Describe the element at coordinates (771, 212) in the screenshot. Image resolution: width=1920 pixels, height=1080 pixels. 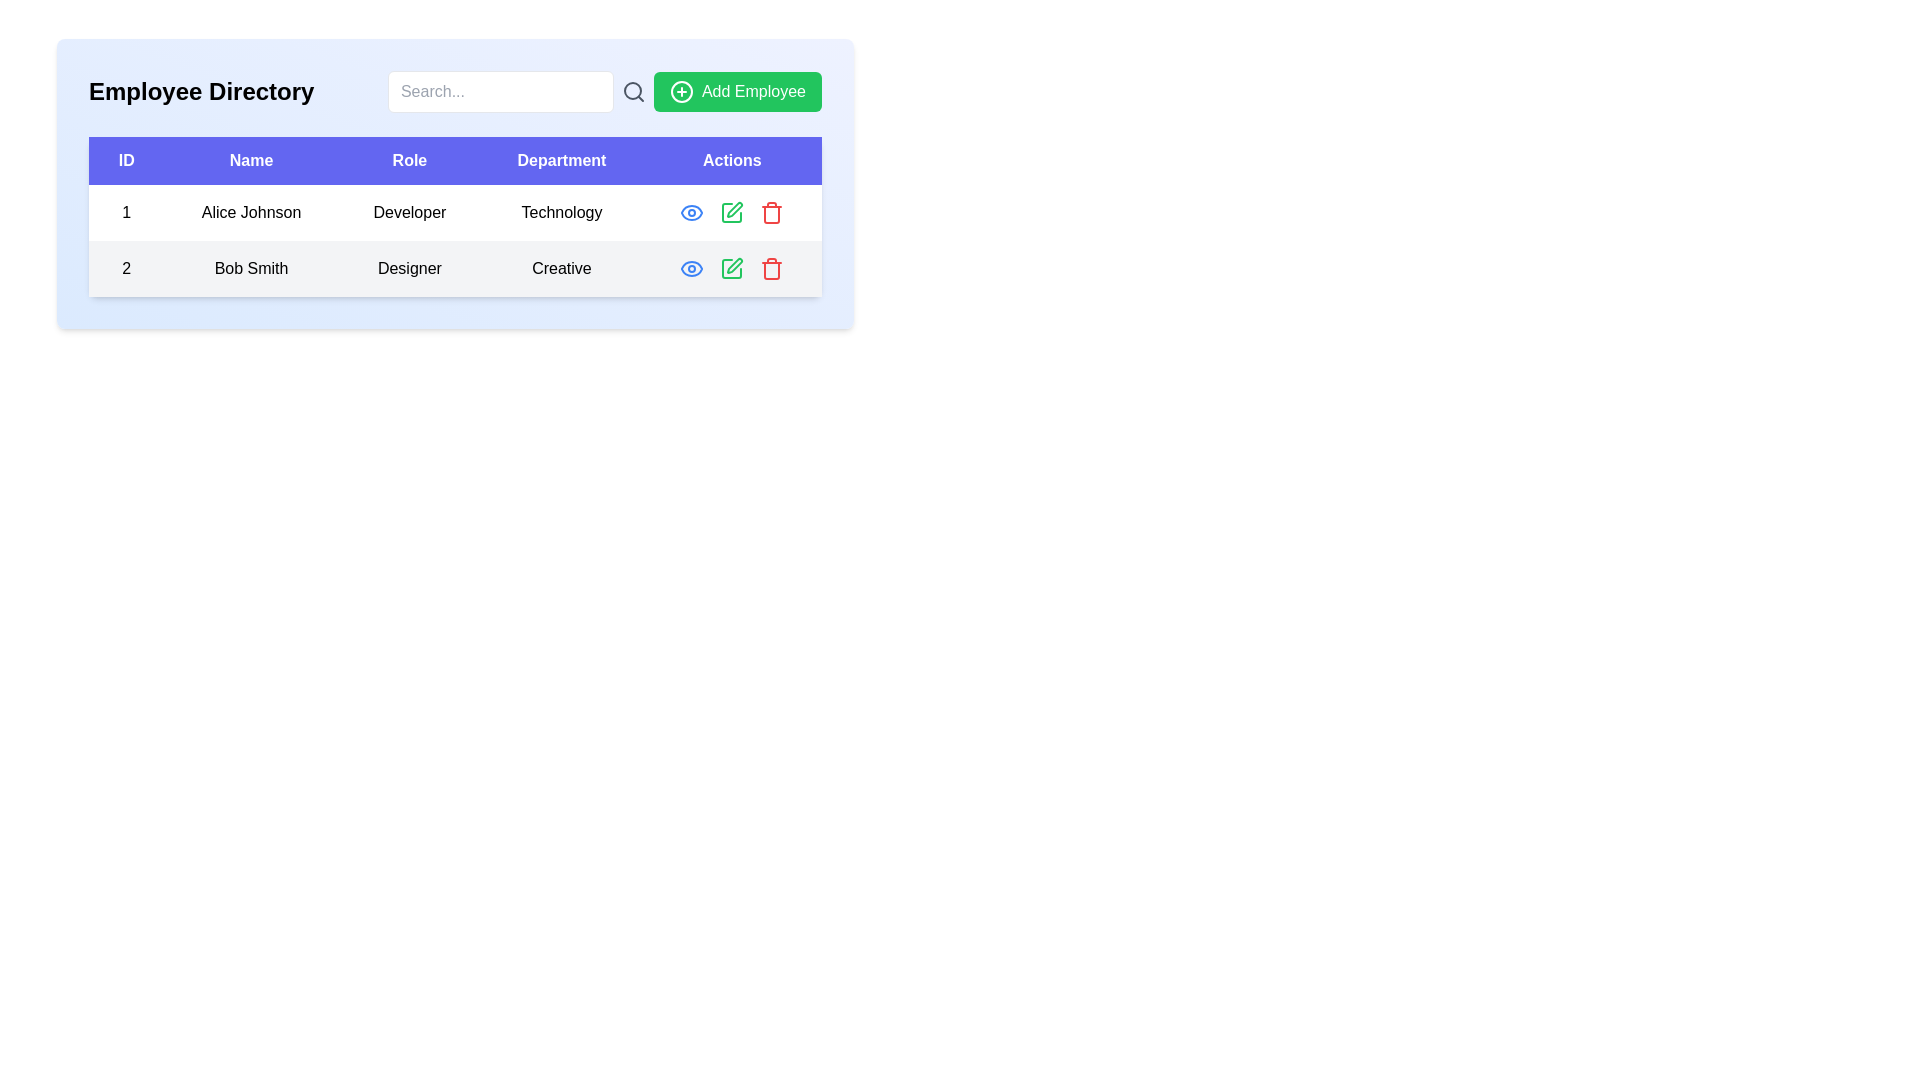
I see `the delete icon button located in the 'Actions' column of the second row for 'Bob Smith' to change its color` at that location.